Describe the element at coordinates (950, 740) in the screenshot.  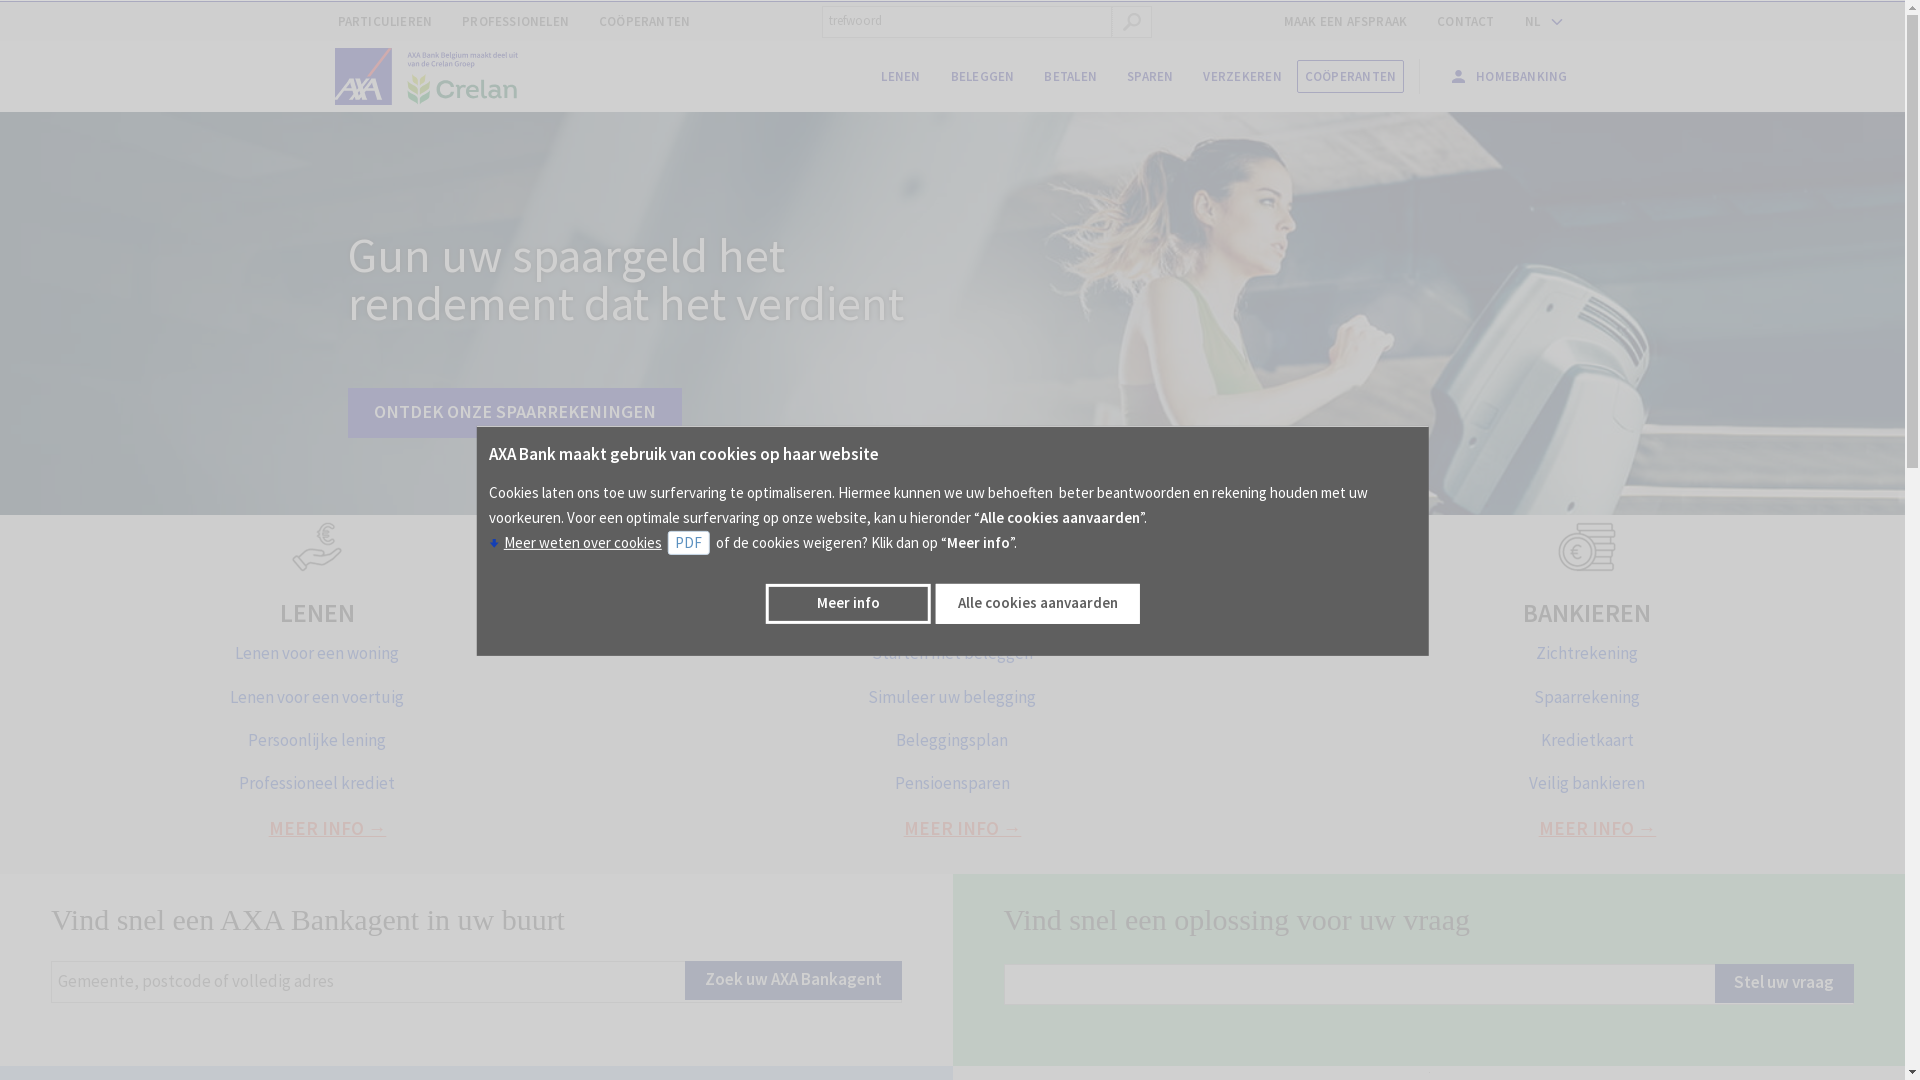
I see `'Beleggingsplan'` at that location.